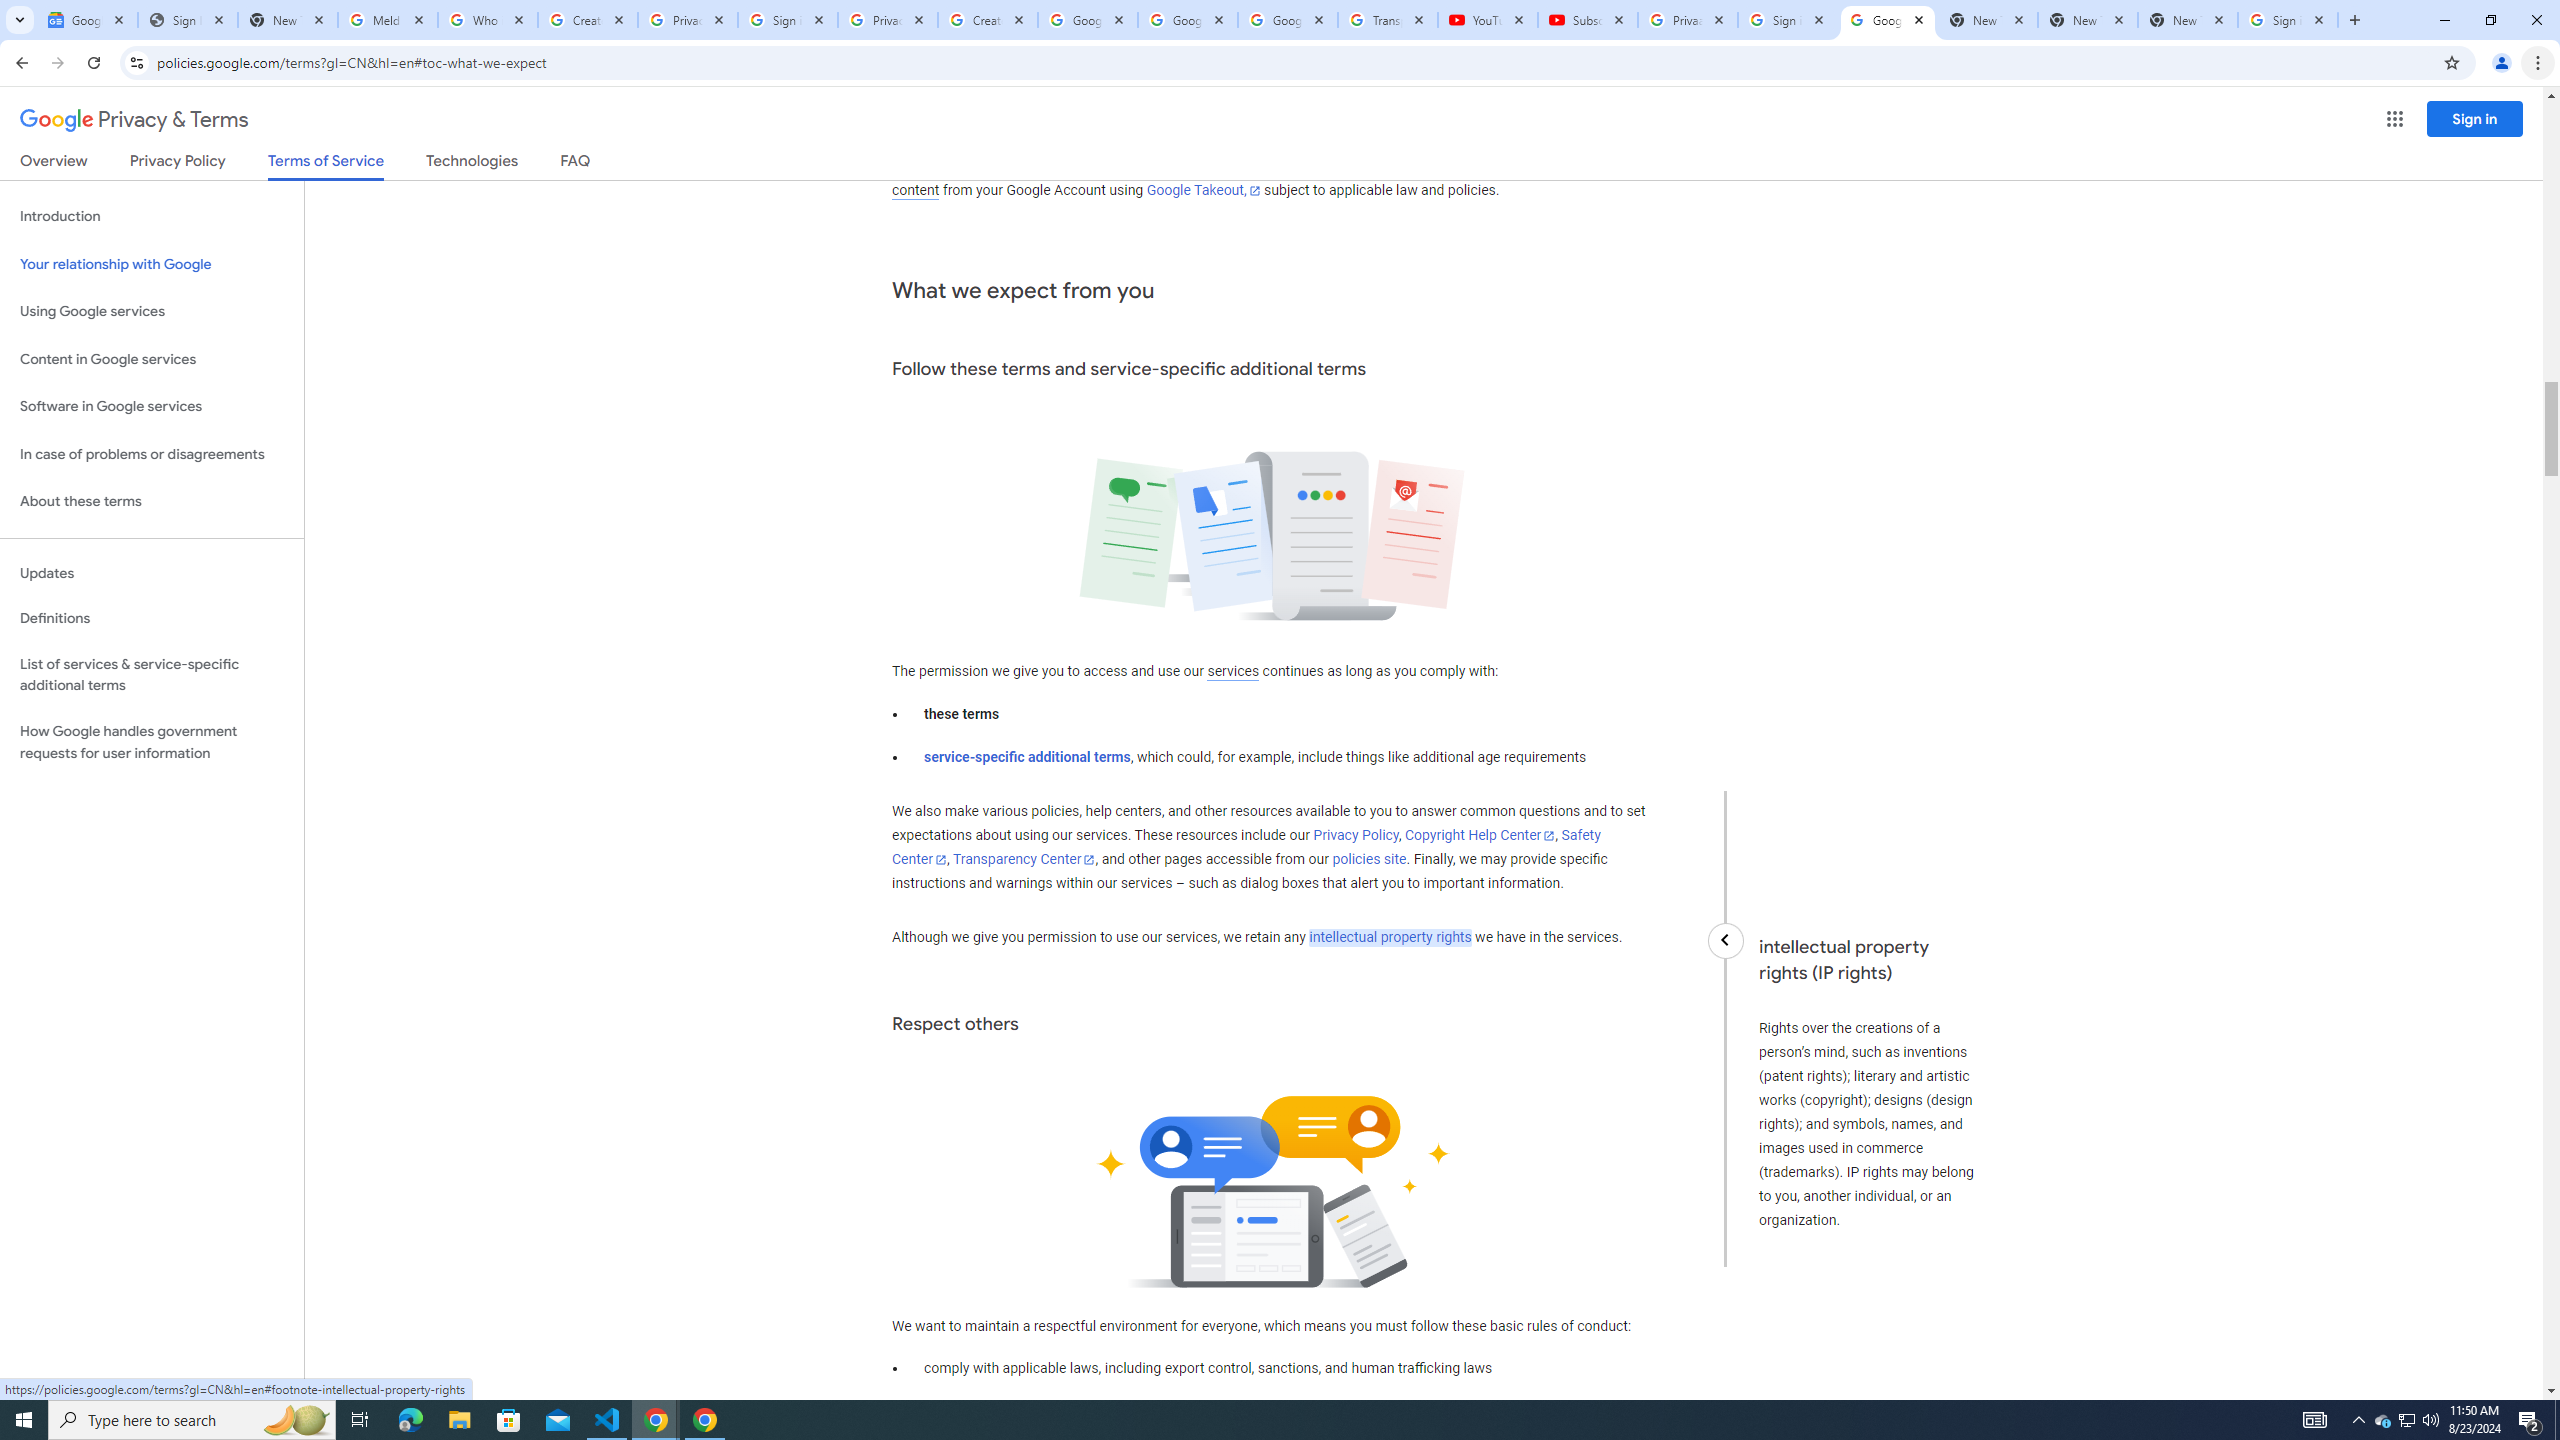 The image size is (2560, 1440). I want to click on 'FAQ', so click(575, 164).